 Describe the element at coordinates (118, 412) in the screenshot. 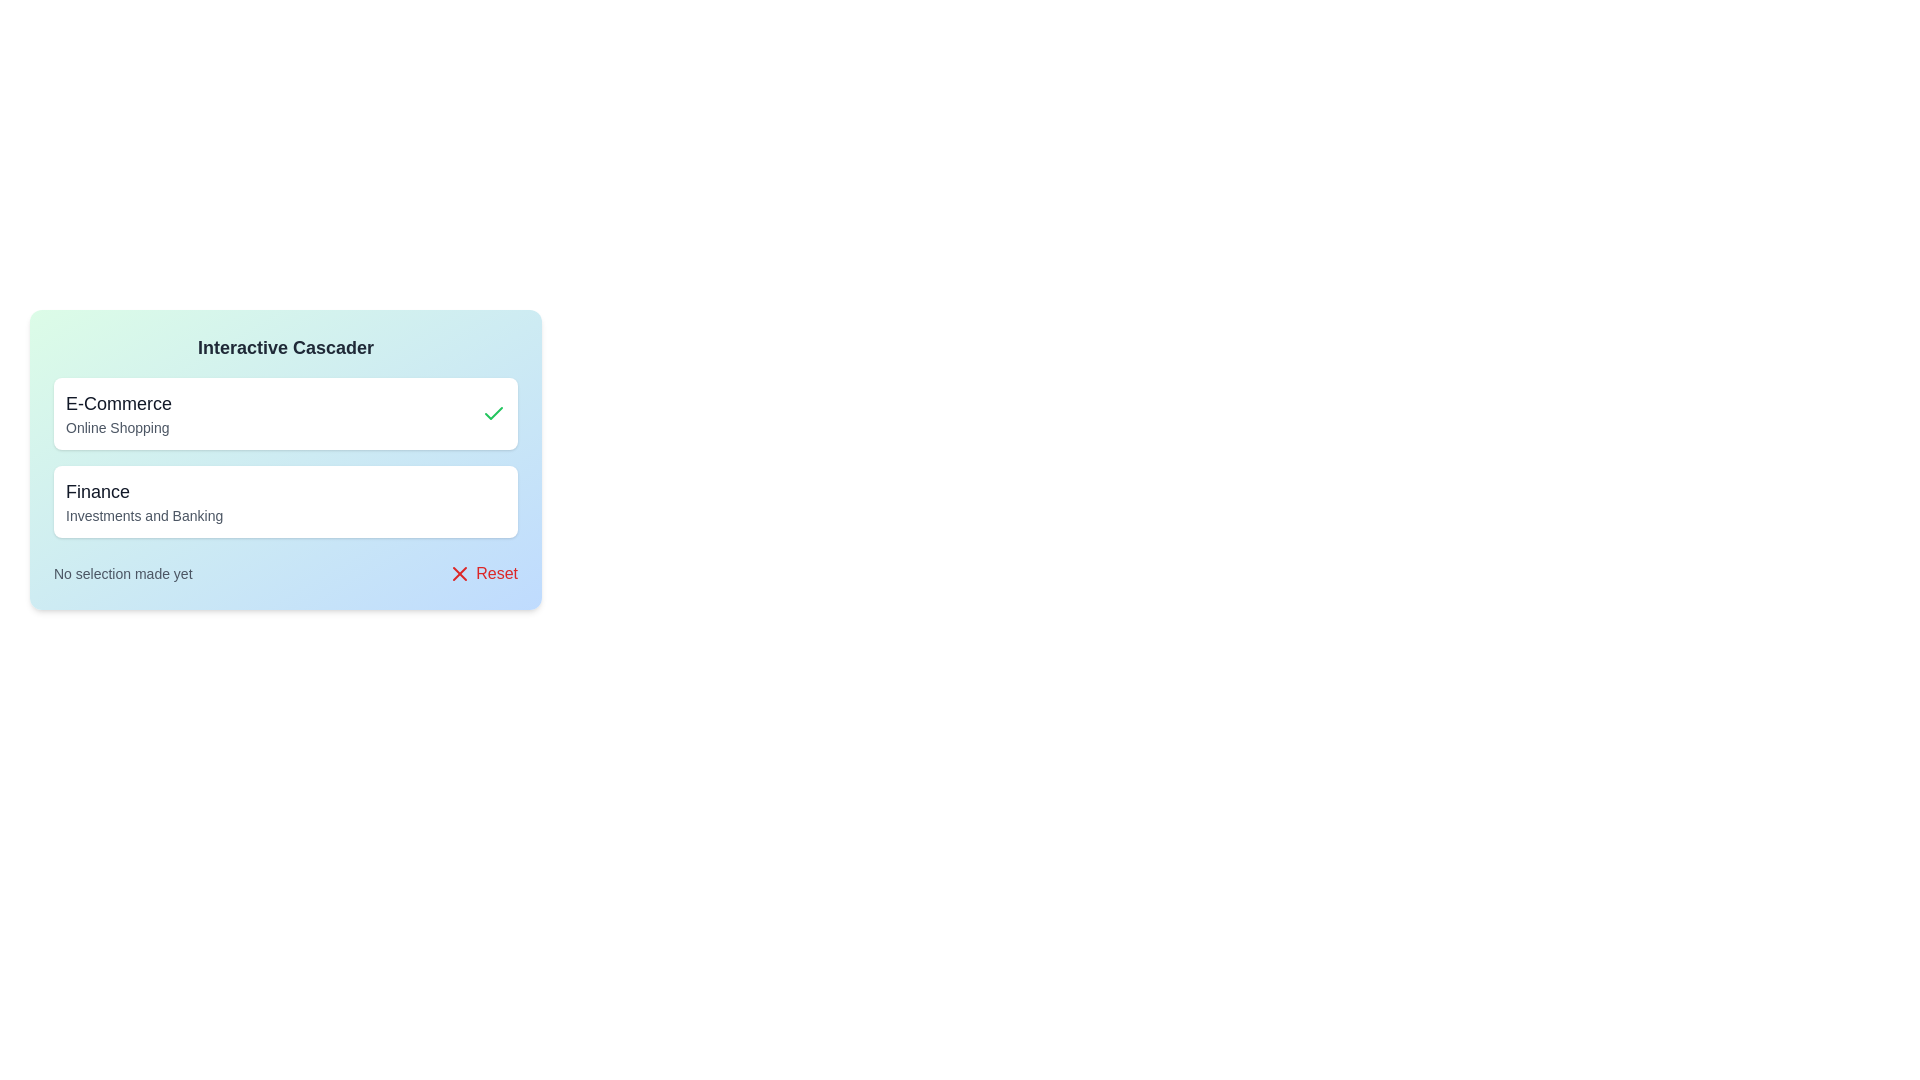

I see `the text-based interactive list item representing 'E-Commerce' and 'Online Shopping' in the 'Interactive Cascader' section` at that location.